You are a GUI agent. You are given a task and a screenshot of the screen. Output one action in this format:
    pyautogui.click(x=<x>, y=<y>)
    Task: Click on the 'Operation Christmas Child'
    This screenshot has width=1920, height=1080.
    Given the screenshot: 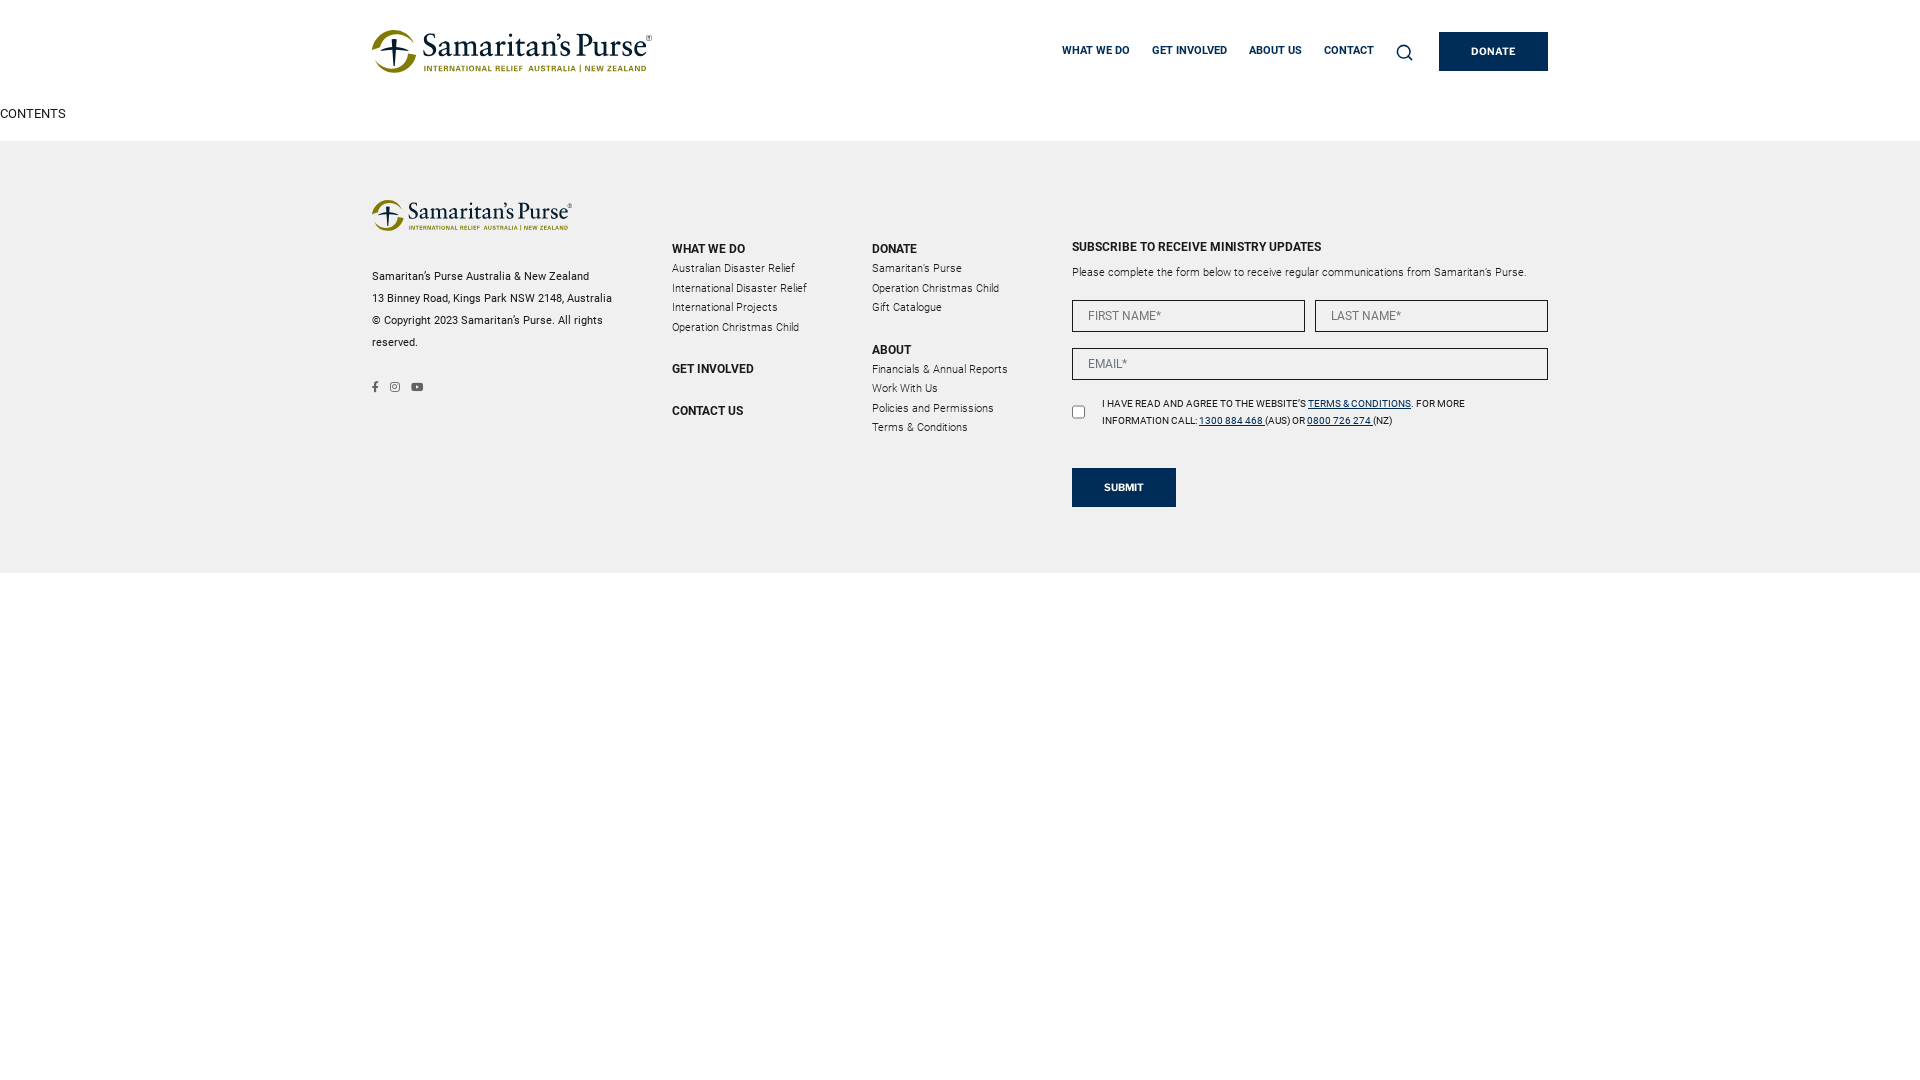 What is the action you would take?
    pyautogui.click(x=734, y=325)
    